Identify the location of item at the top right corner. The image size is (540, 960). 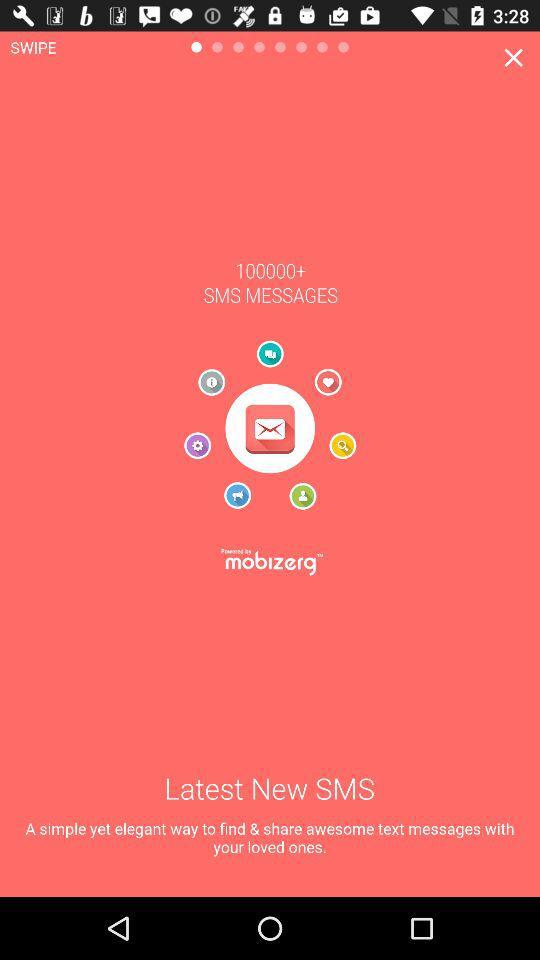
(513, 56).